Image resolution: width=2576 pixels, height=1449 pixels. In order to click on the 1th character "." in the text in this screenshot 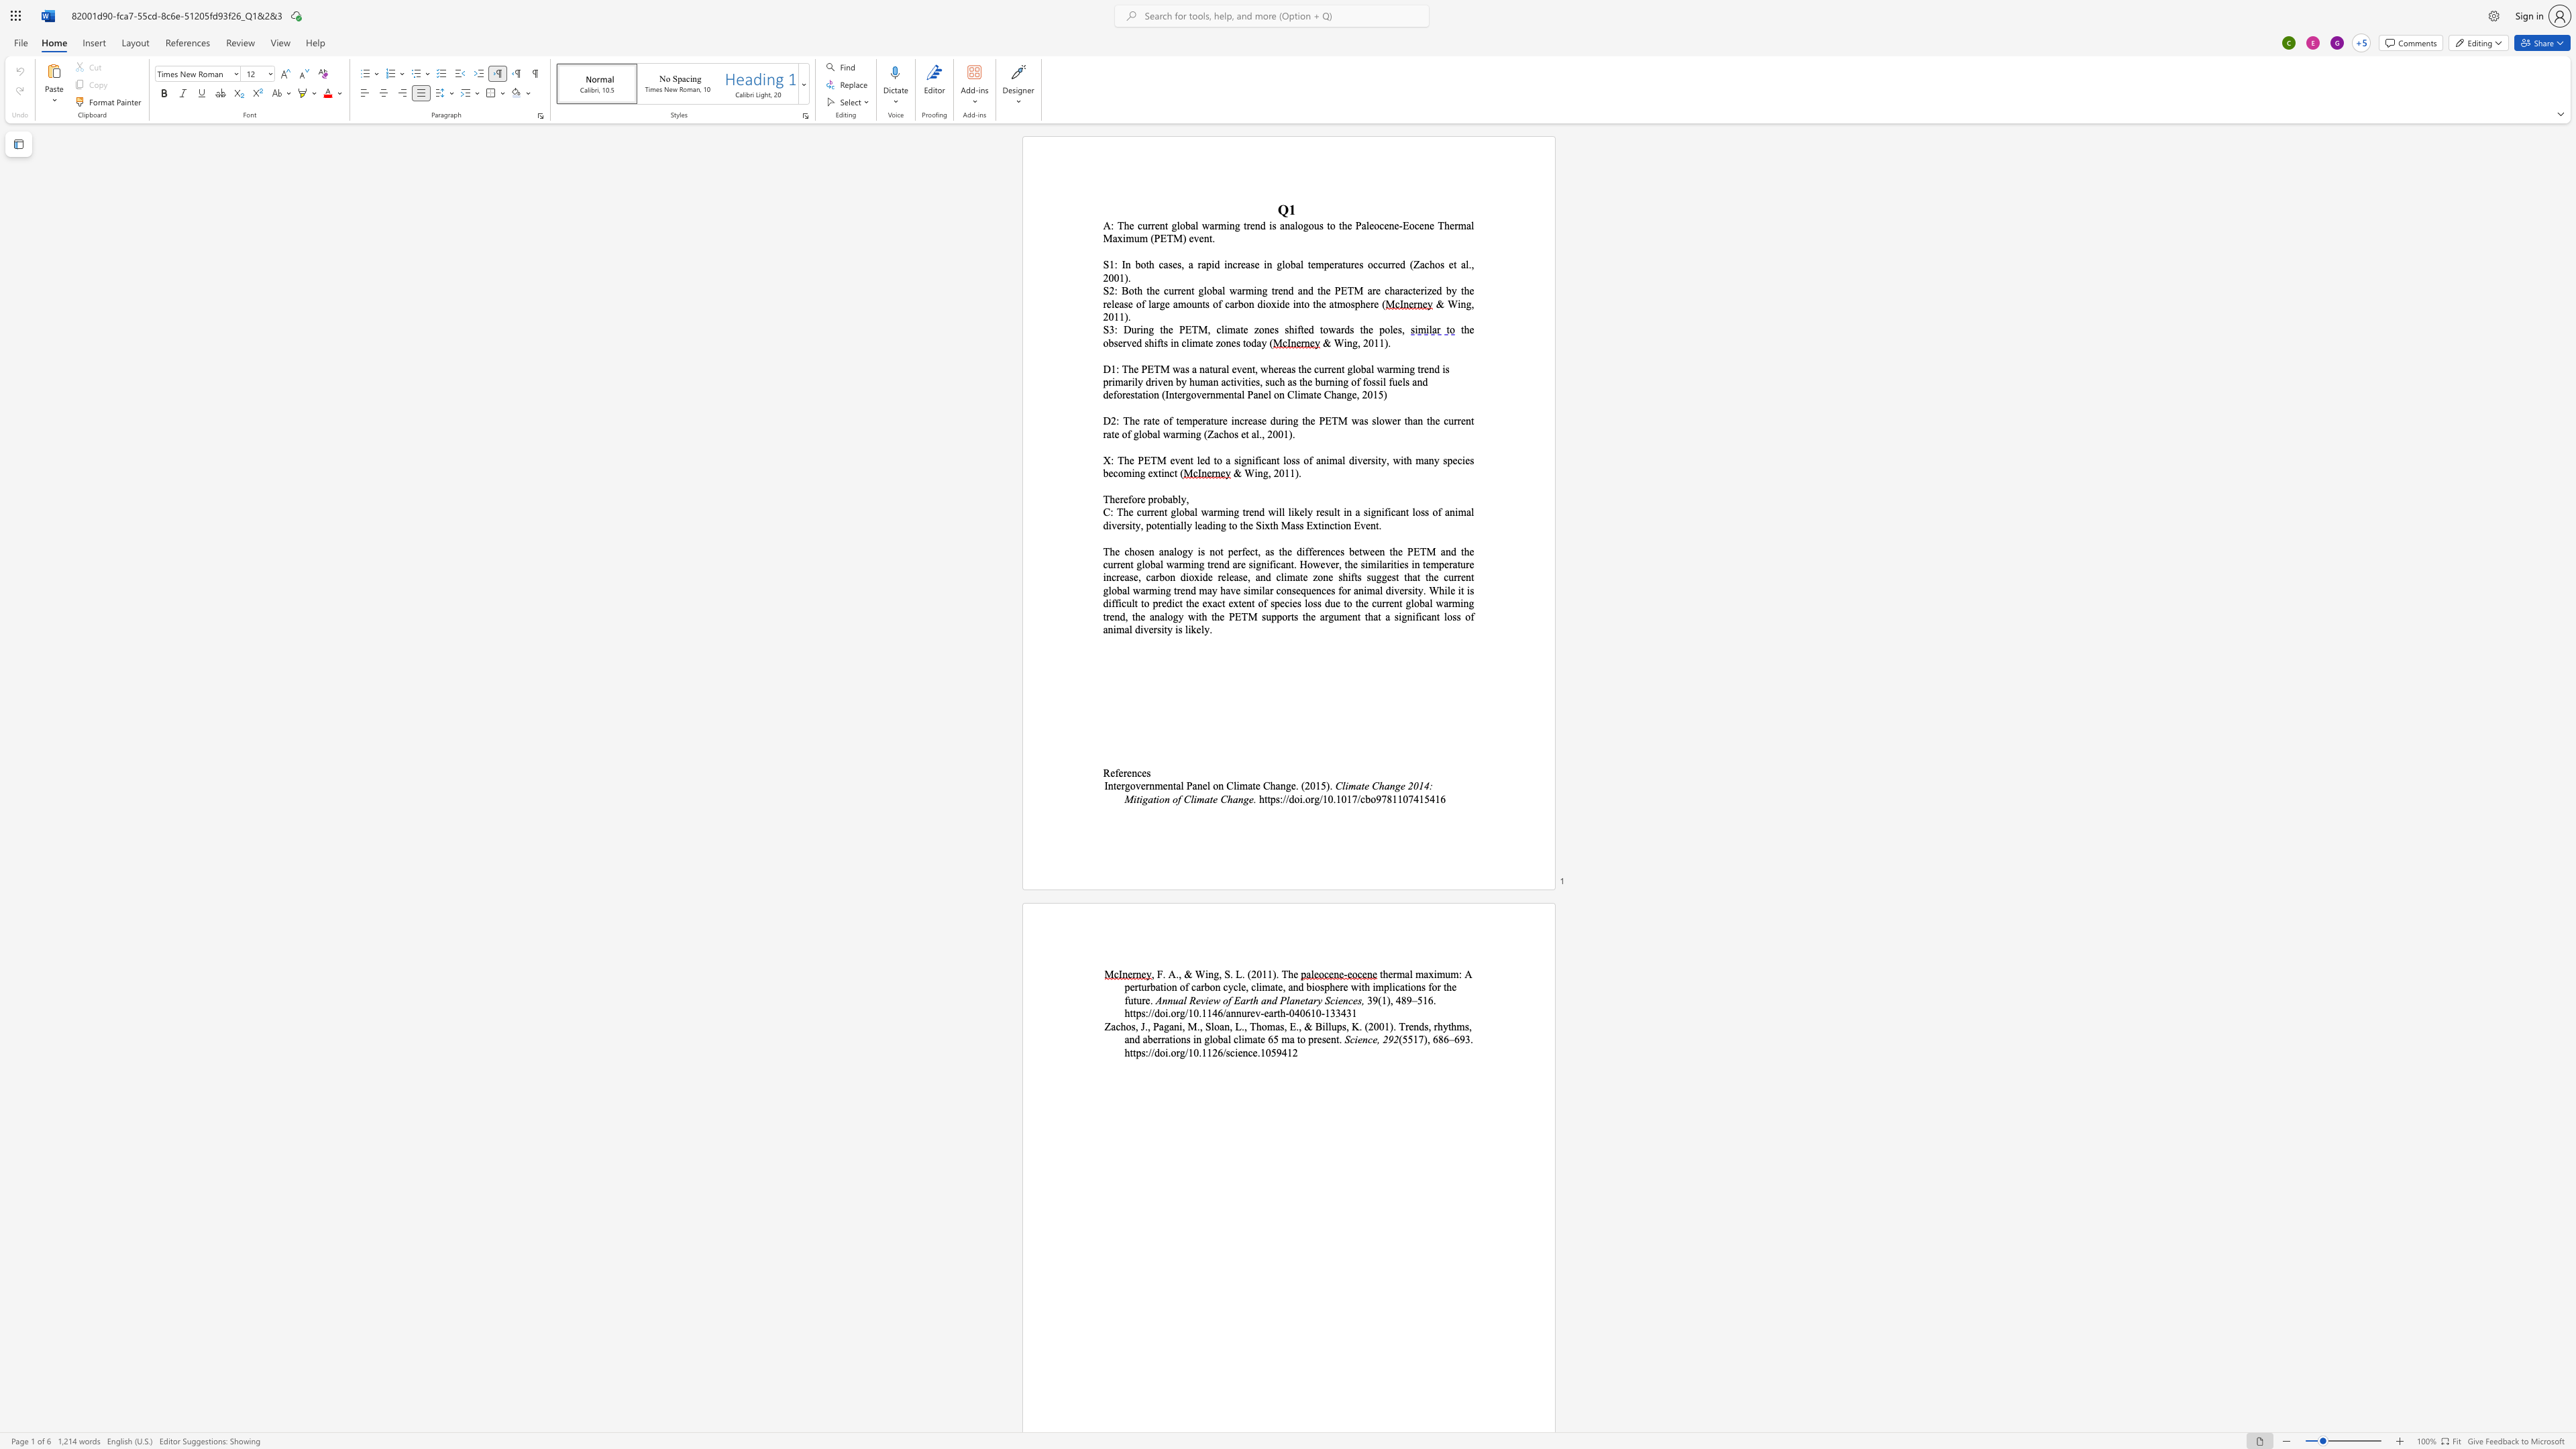, I will do `click(1128, 316)`.